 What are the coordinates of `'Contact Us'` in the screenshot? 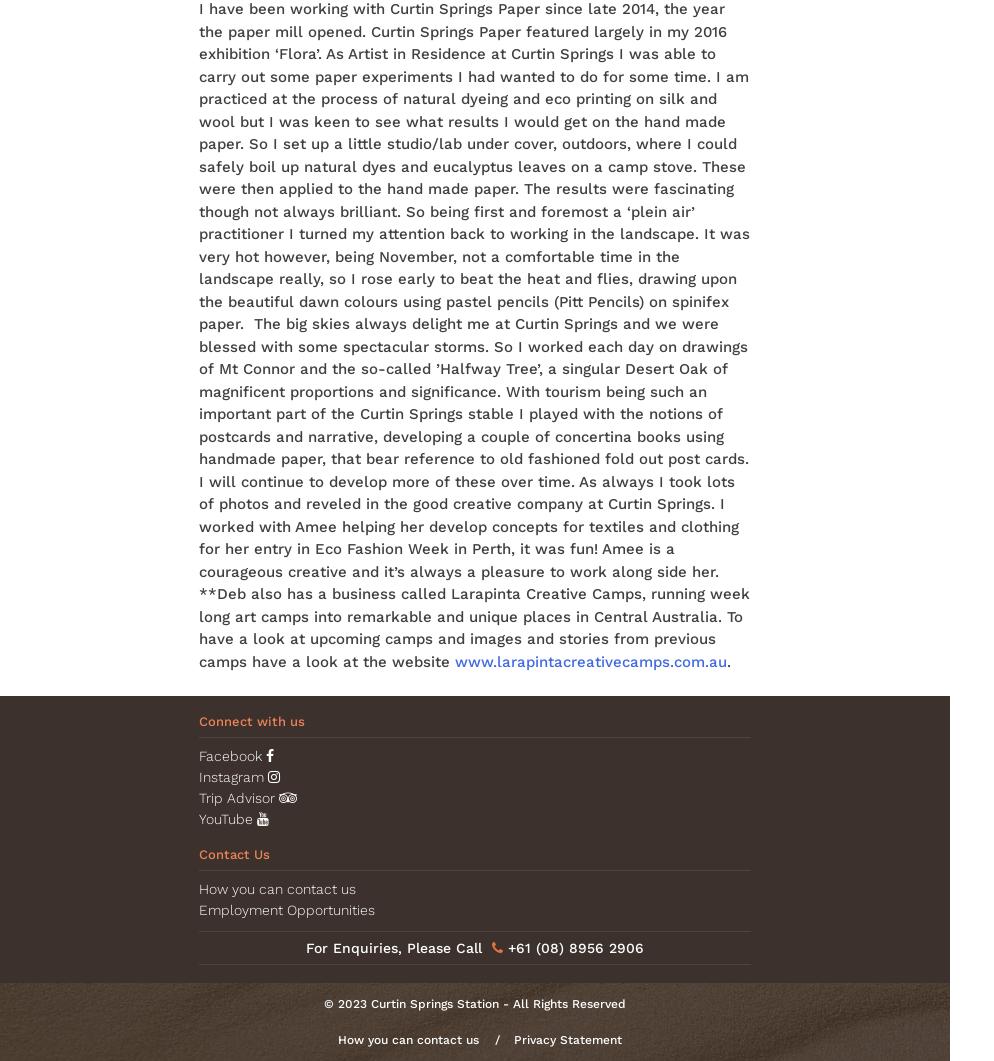 It's located at (234, 854).